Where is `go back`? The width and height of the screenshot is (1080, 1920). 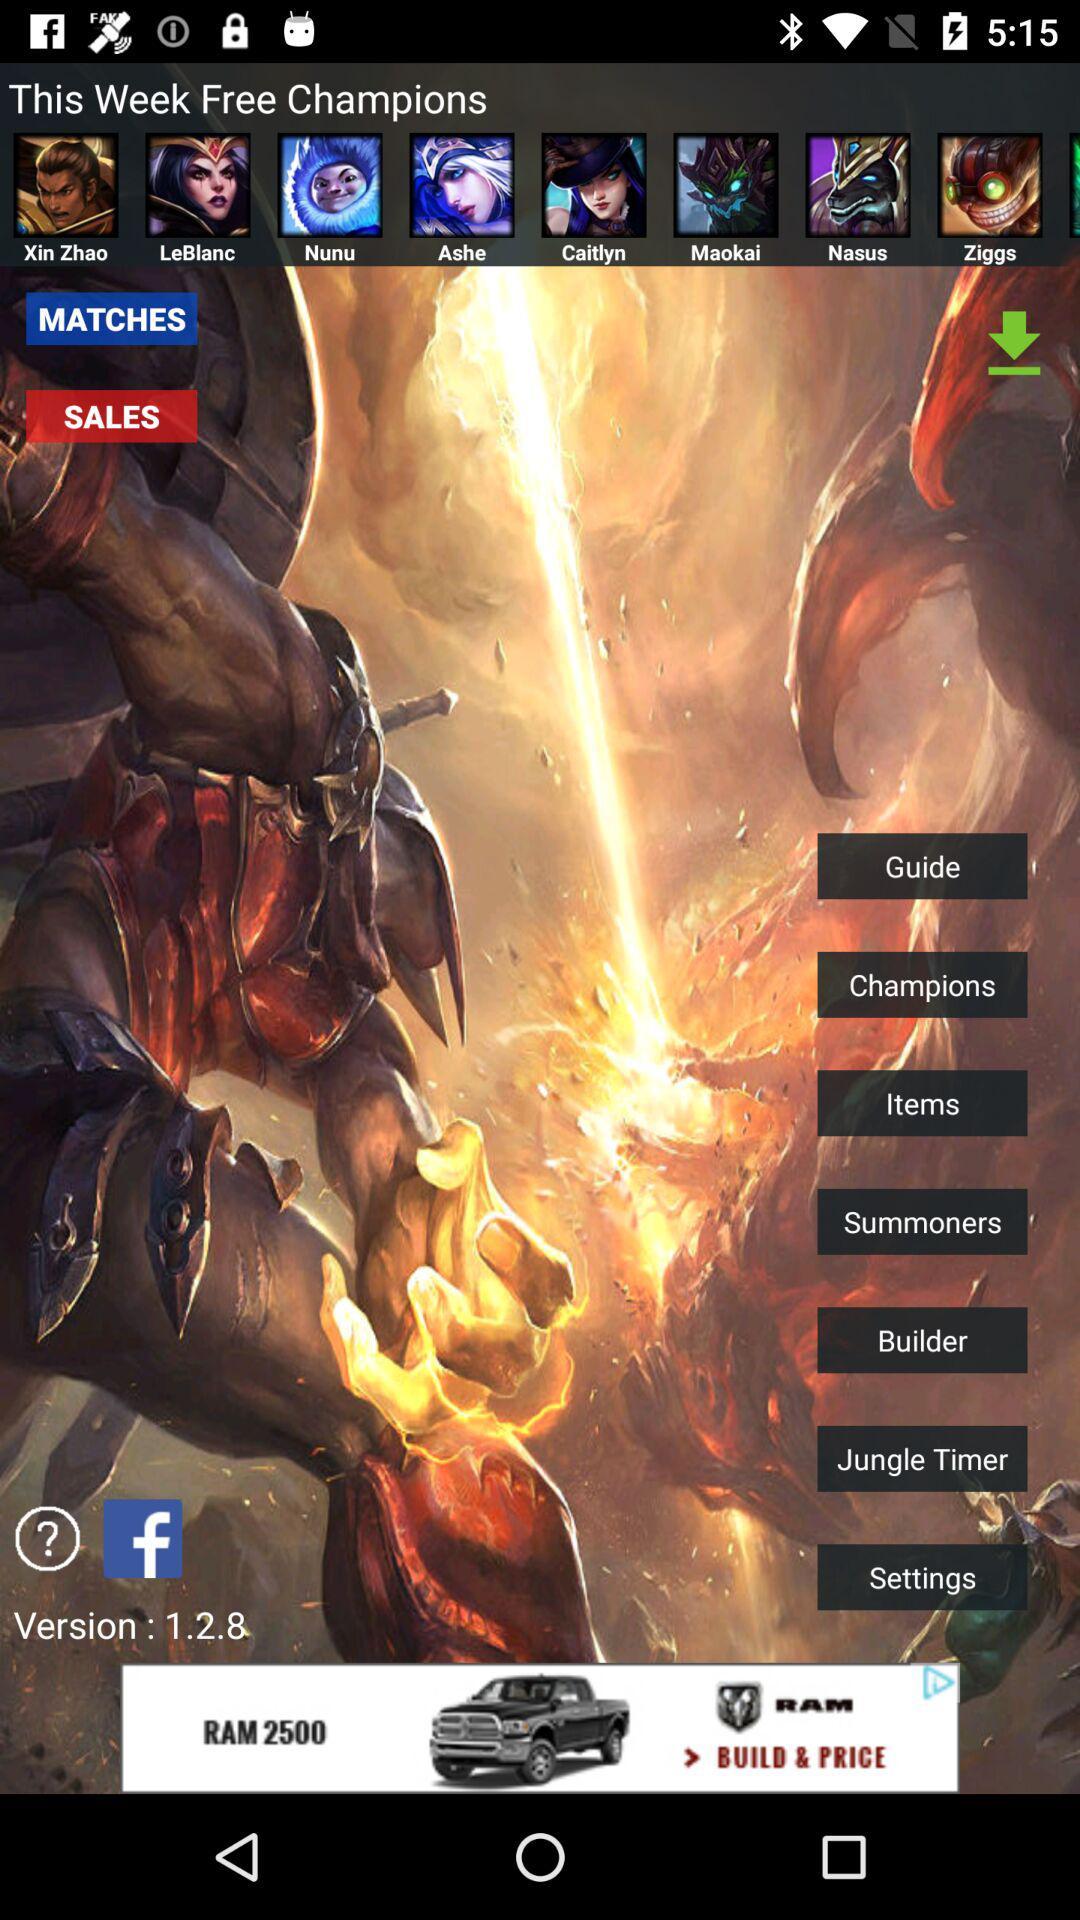
go back is located at coordinates (141, 1537).